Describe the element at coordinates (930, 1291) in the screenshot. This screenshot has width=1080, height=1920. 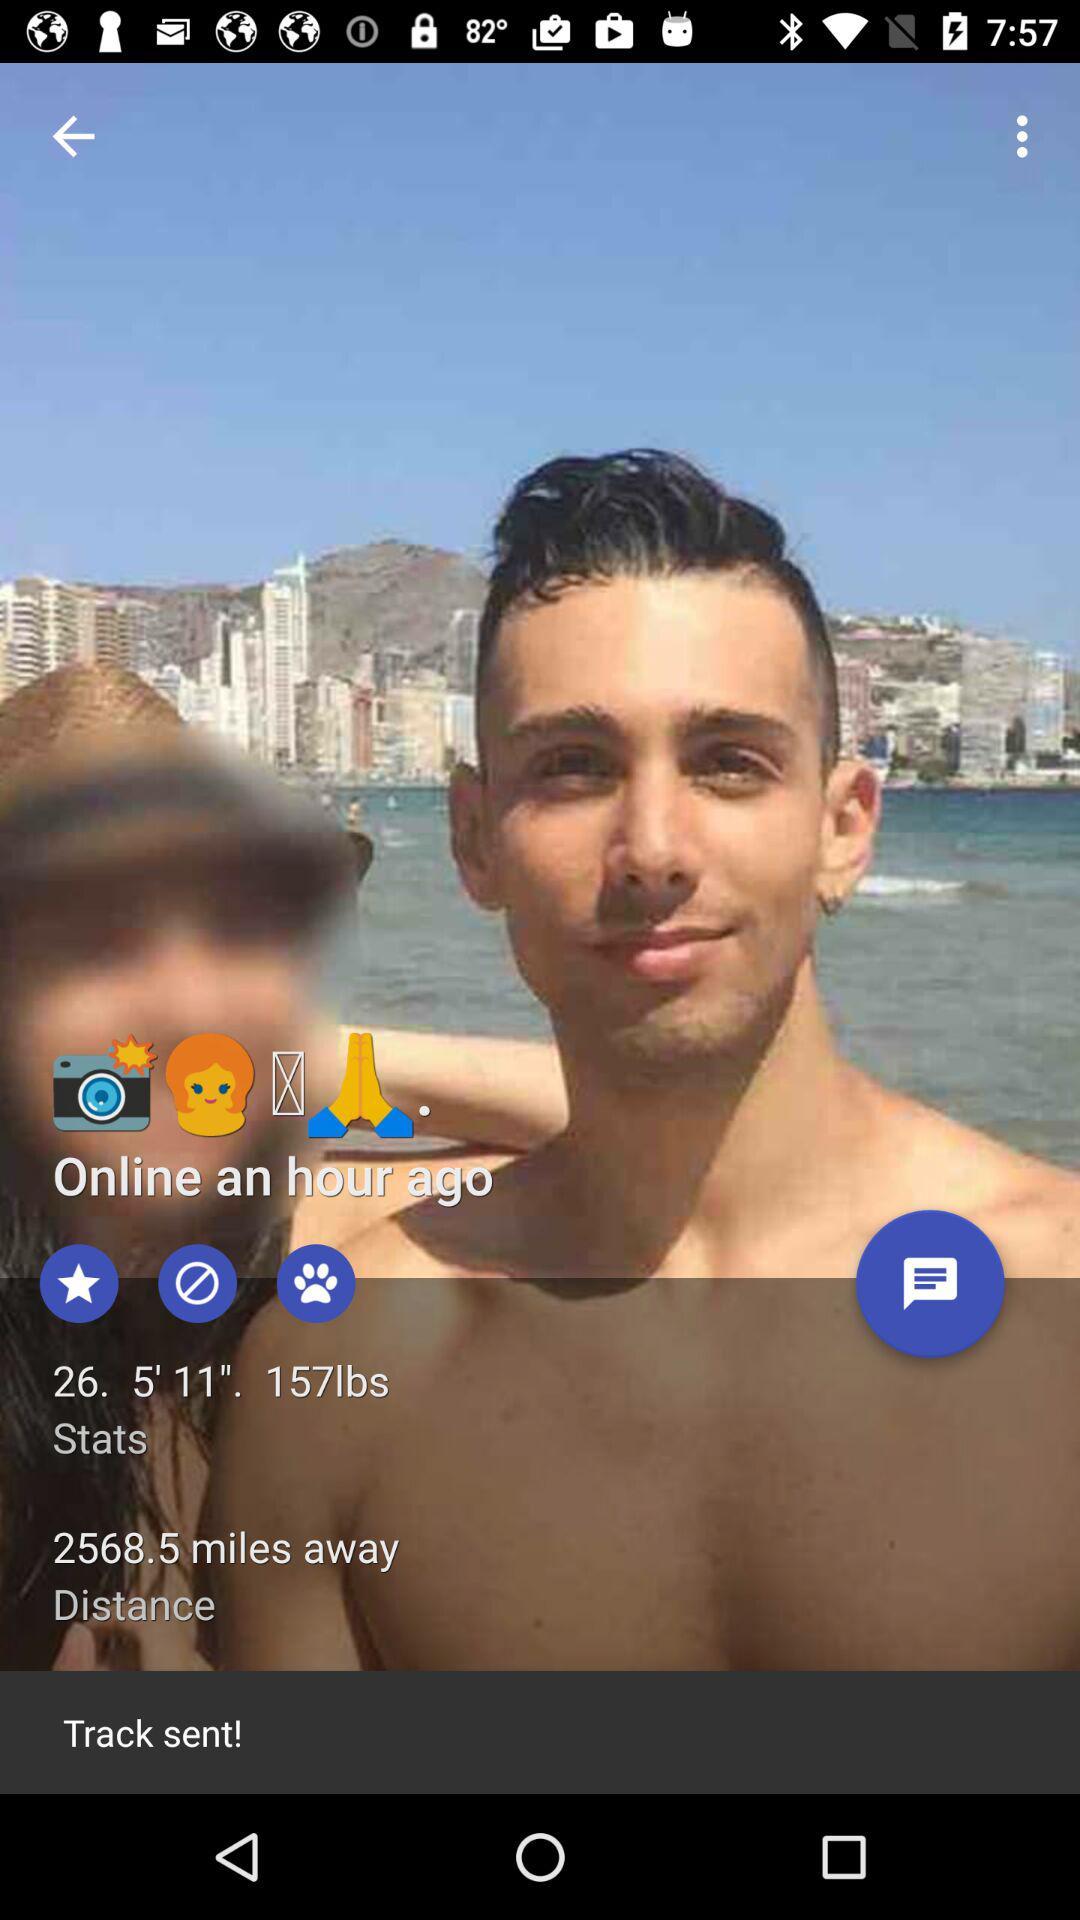
I see `the chat icon` at that location.